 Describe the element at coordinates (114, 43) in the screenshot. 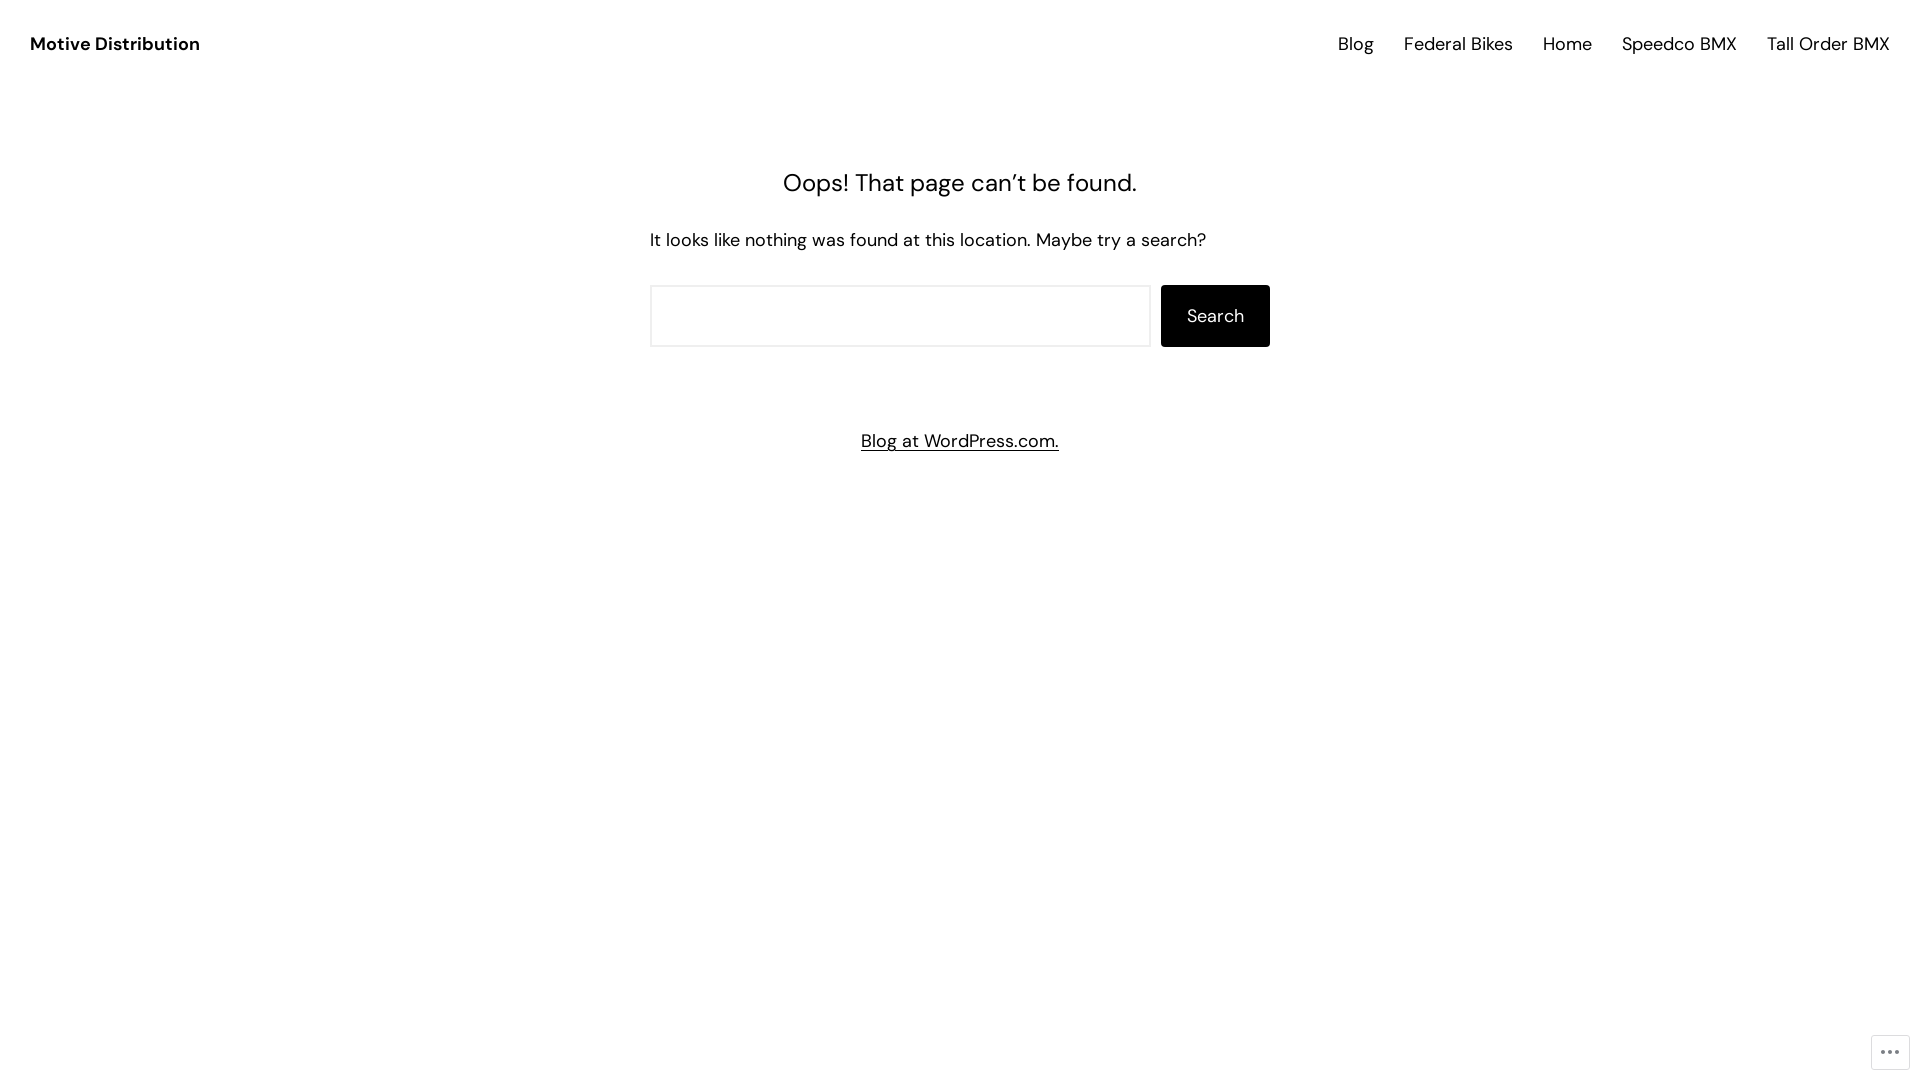

I see `'Motive Distribution'` at that location.